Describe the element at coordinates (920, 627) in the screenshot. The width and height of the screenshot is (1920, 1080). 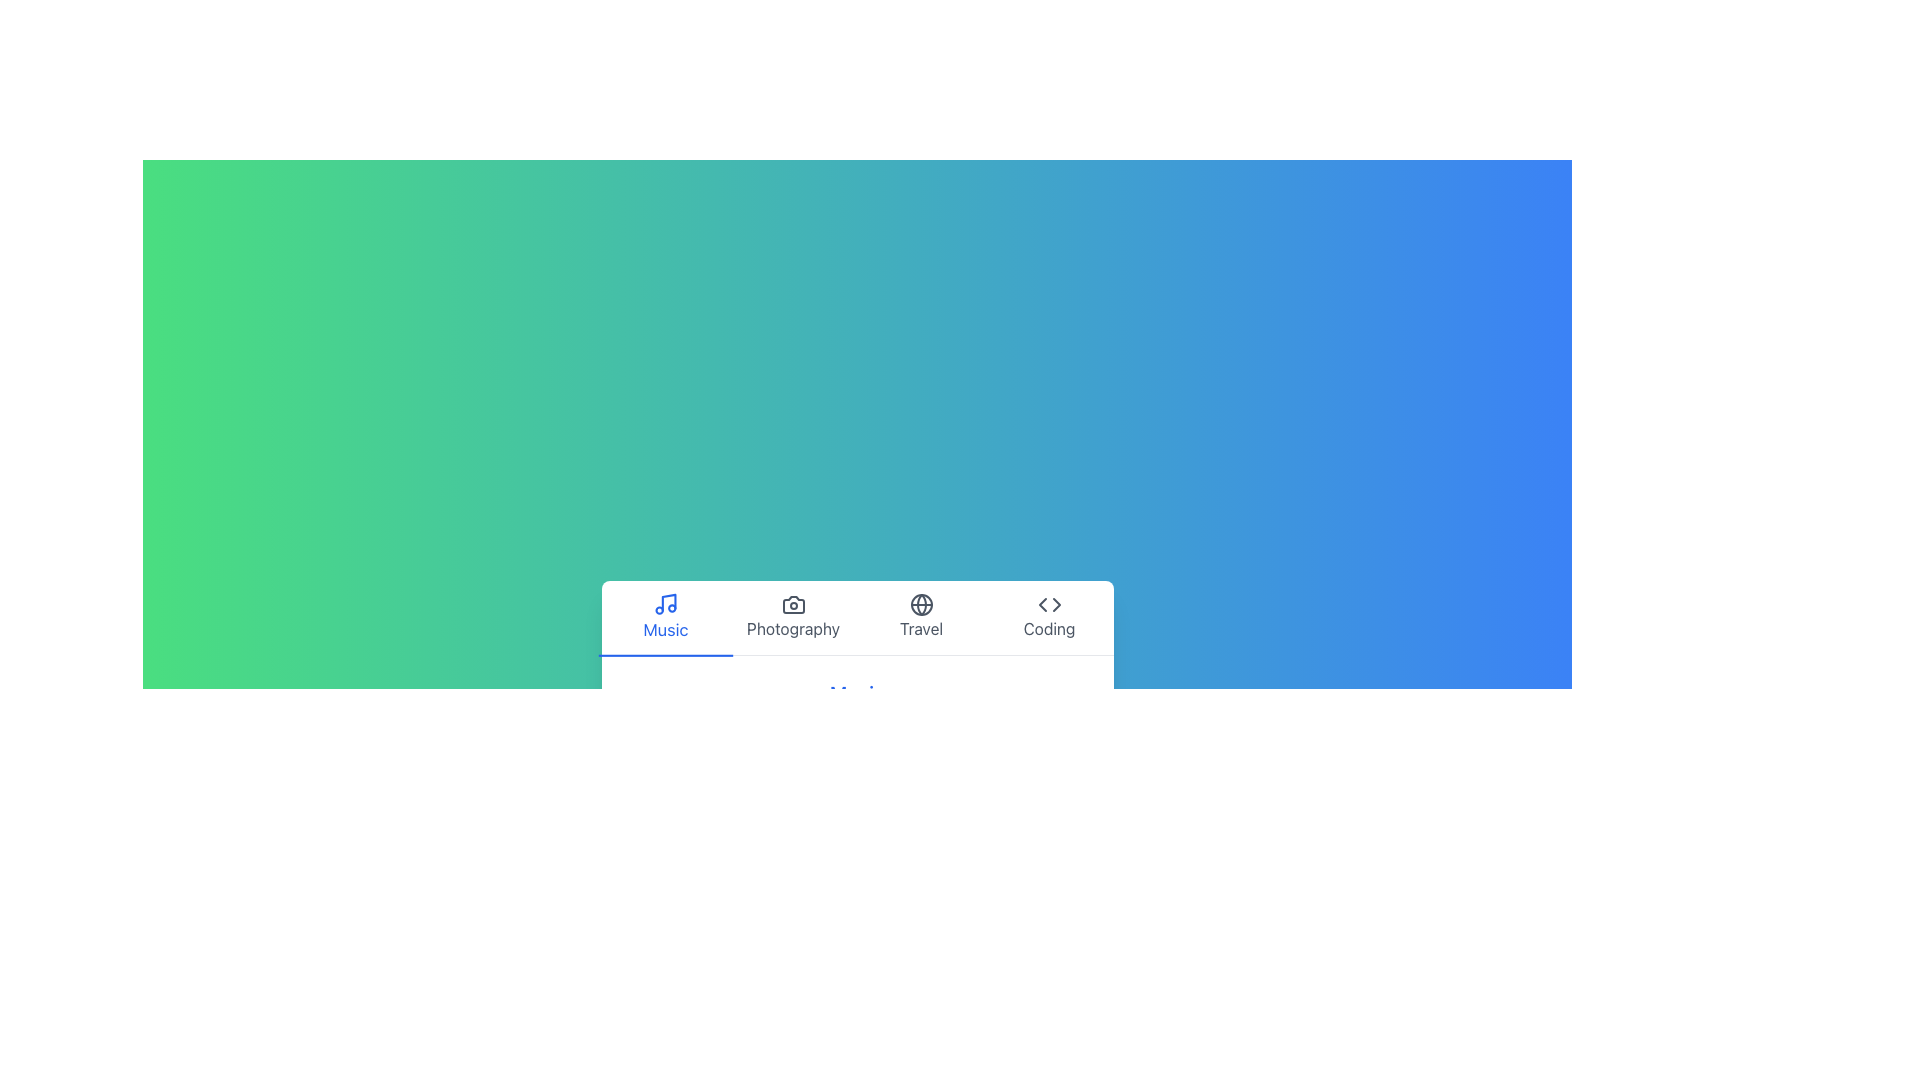
I see `the 'Travel' text label in the horizontal navigation menu` at that location.